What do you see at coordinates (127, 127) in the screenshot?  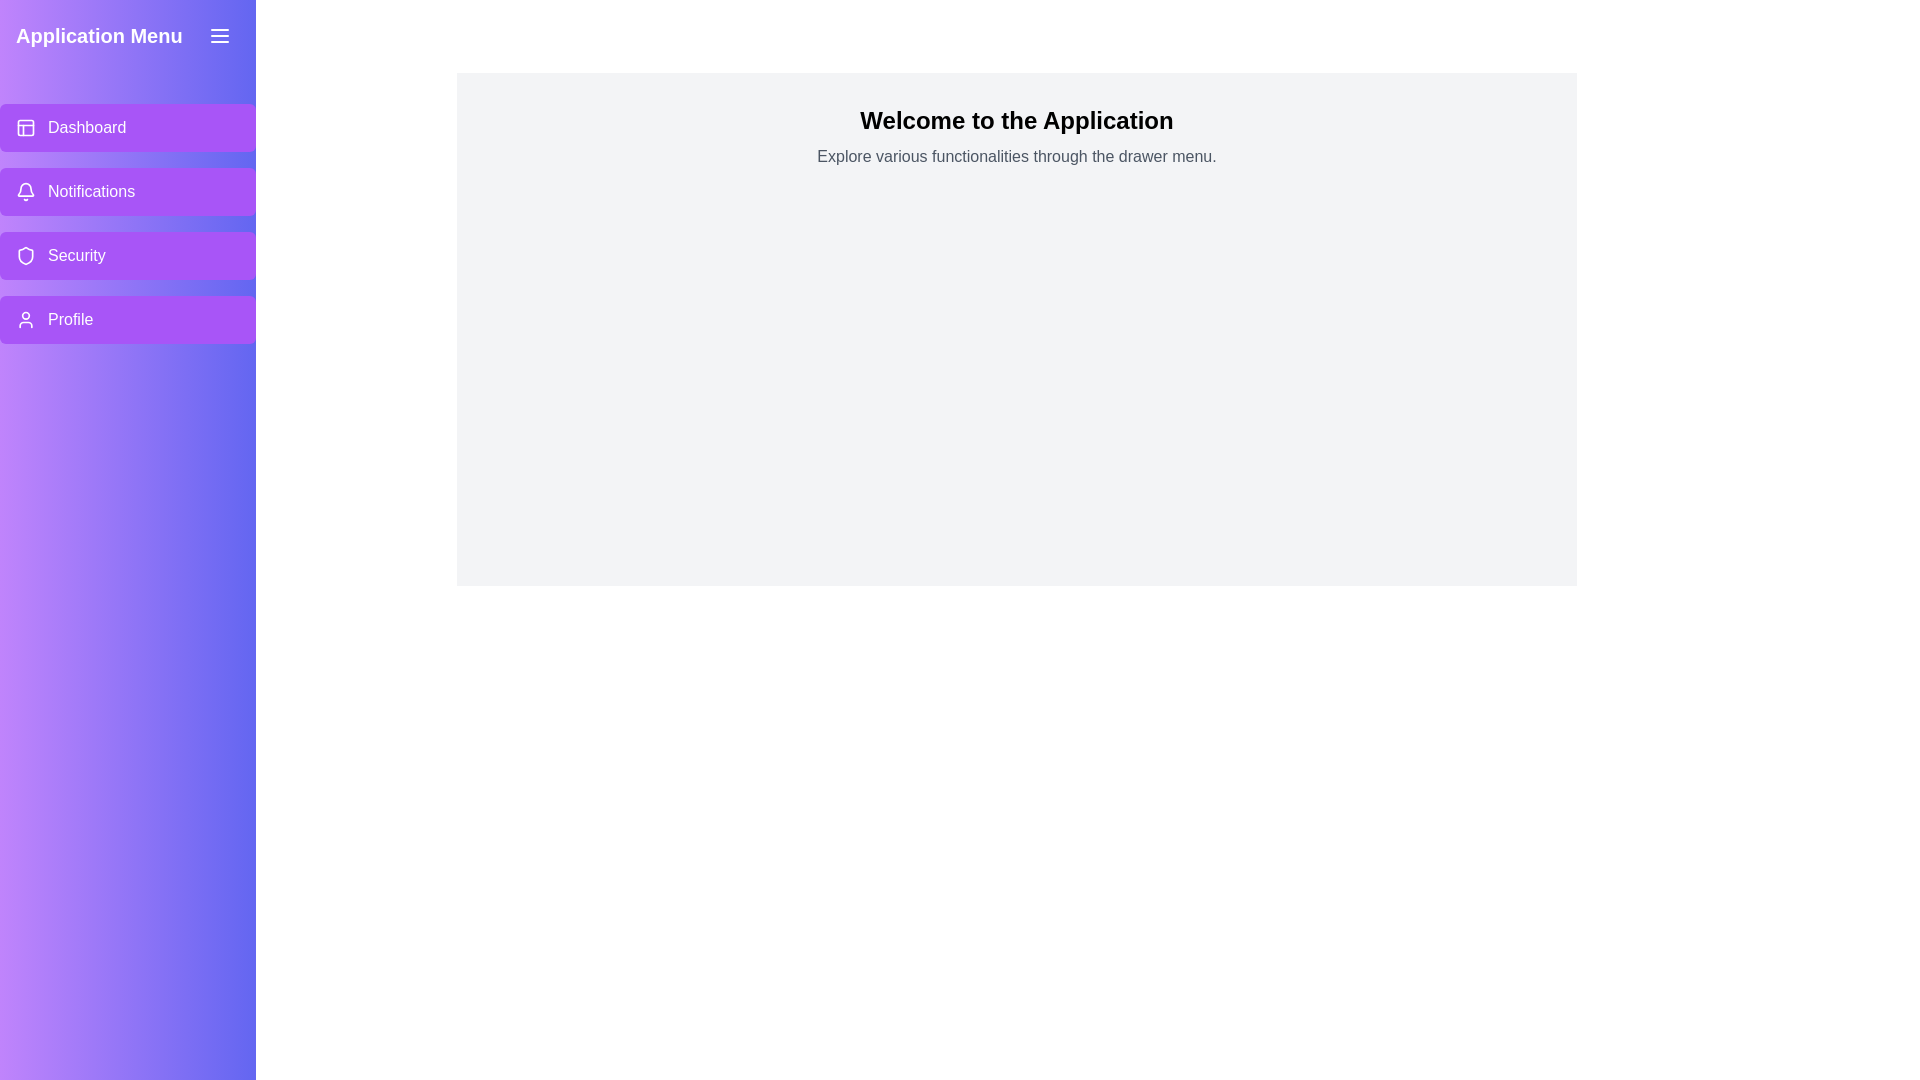 I see `the menu item labeled Dashboard` at bounding box center [127, 127].